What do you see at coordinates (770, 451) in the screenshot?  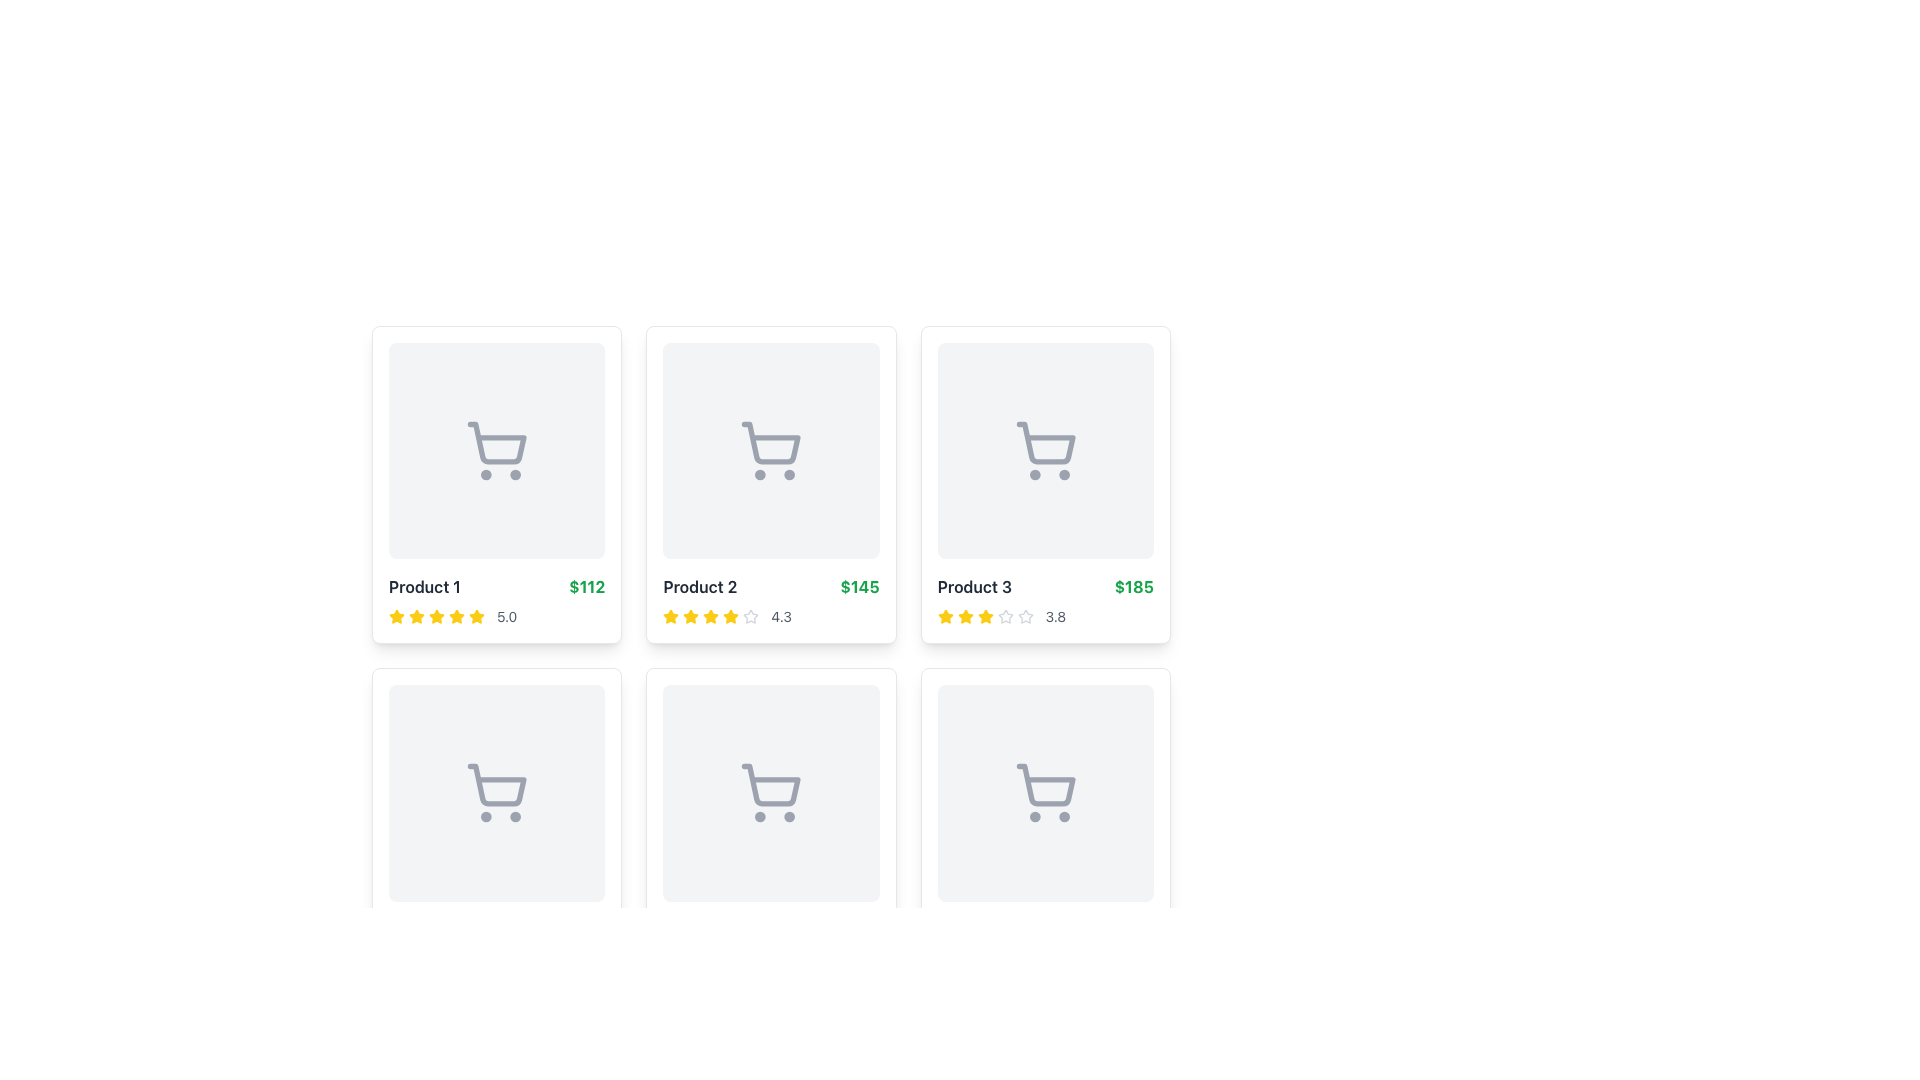 I see `the shopping cart icon located in the second card of the first row in the grid layout, which is centrally aligned above the product details section and price label` at bounding box center [770, 451].